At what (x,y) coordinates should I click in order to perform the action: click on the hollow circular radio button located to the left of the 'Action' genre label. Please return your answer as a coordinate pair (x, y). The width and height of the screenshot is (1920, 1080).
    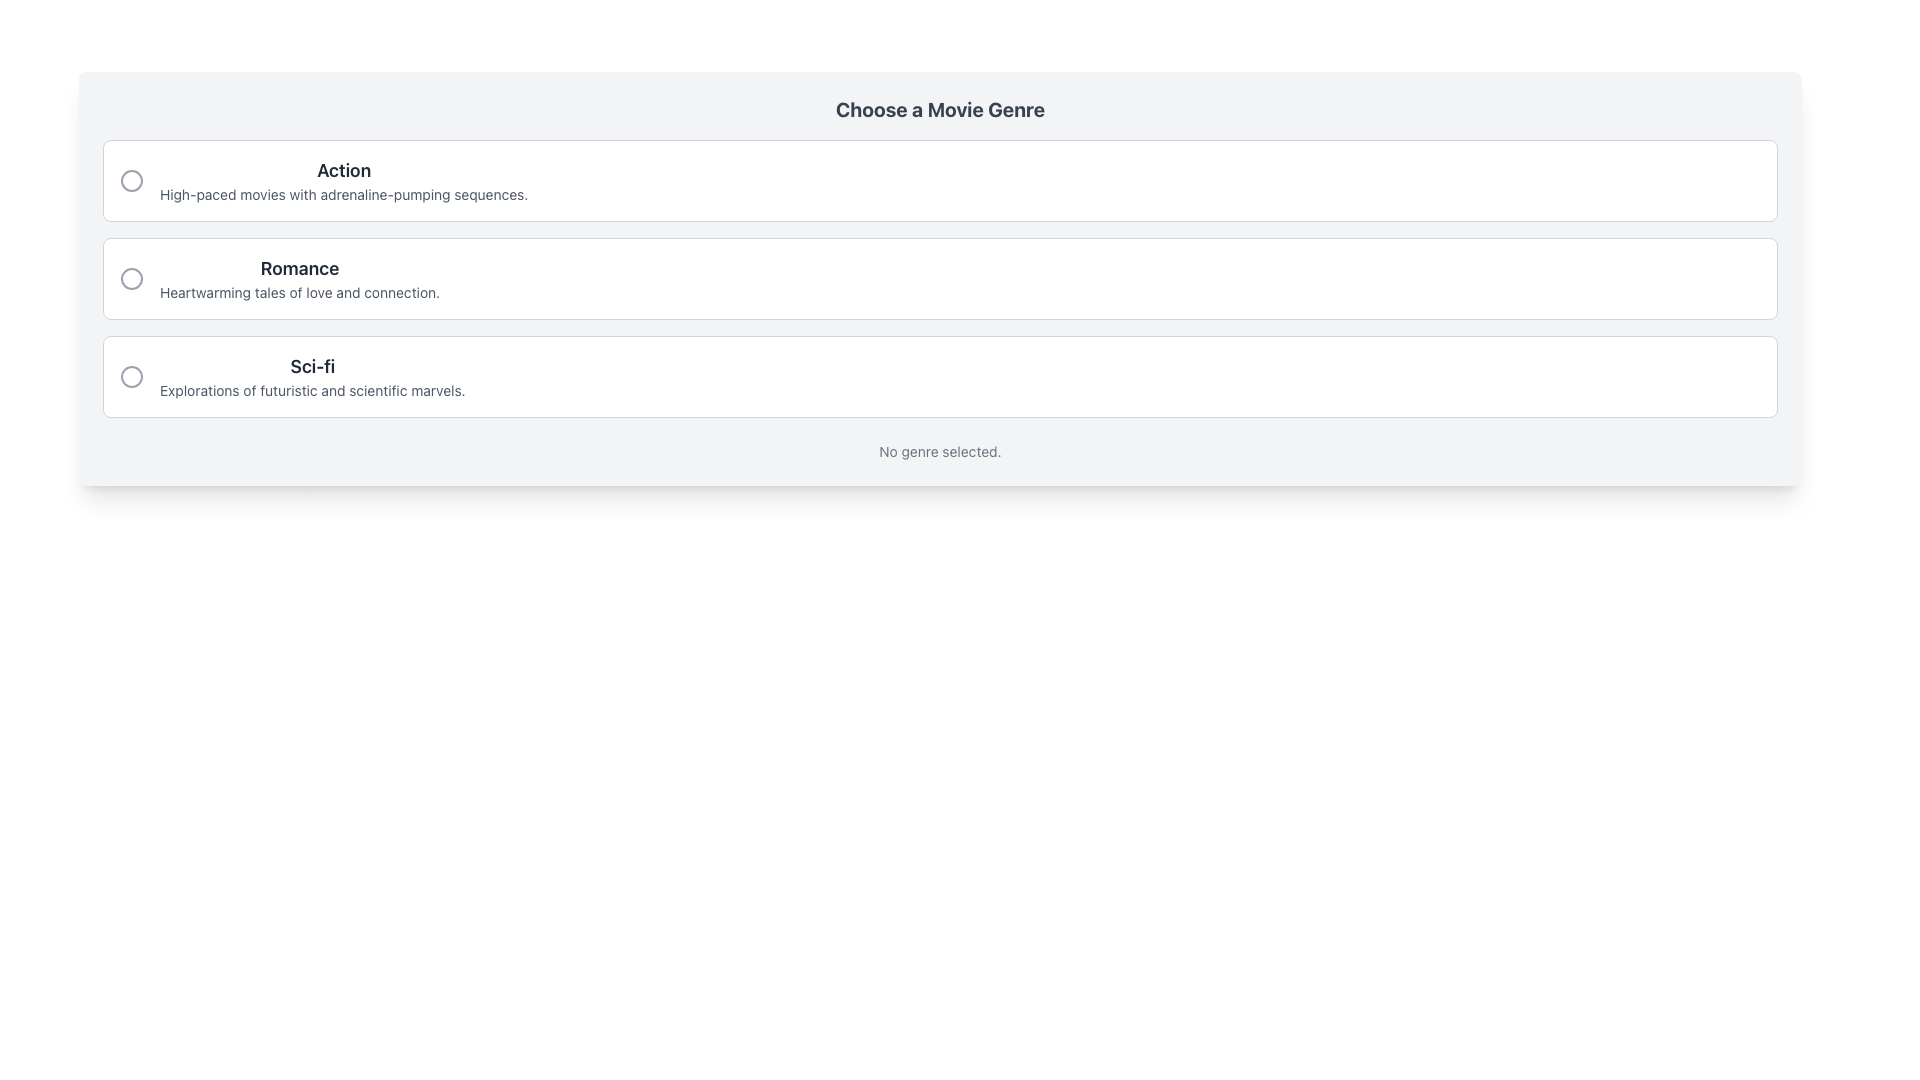
    Looking at the image, I should click on (131, 181).